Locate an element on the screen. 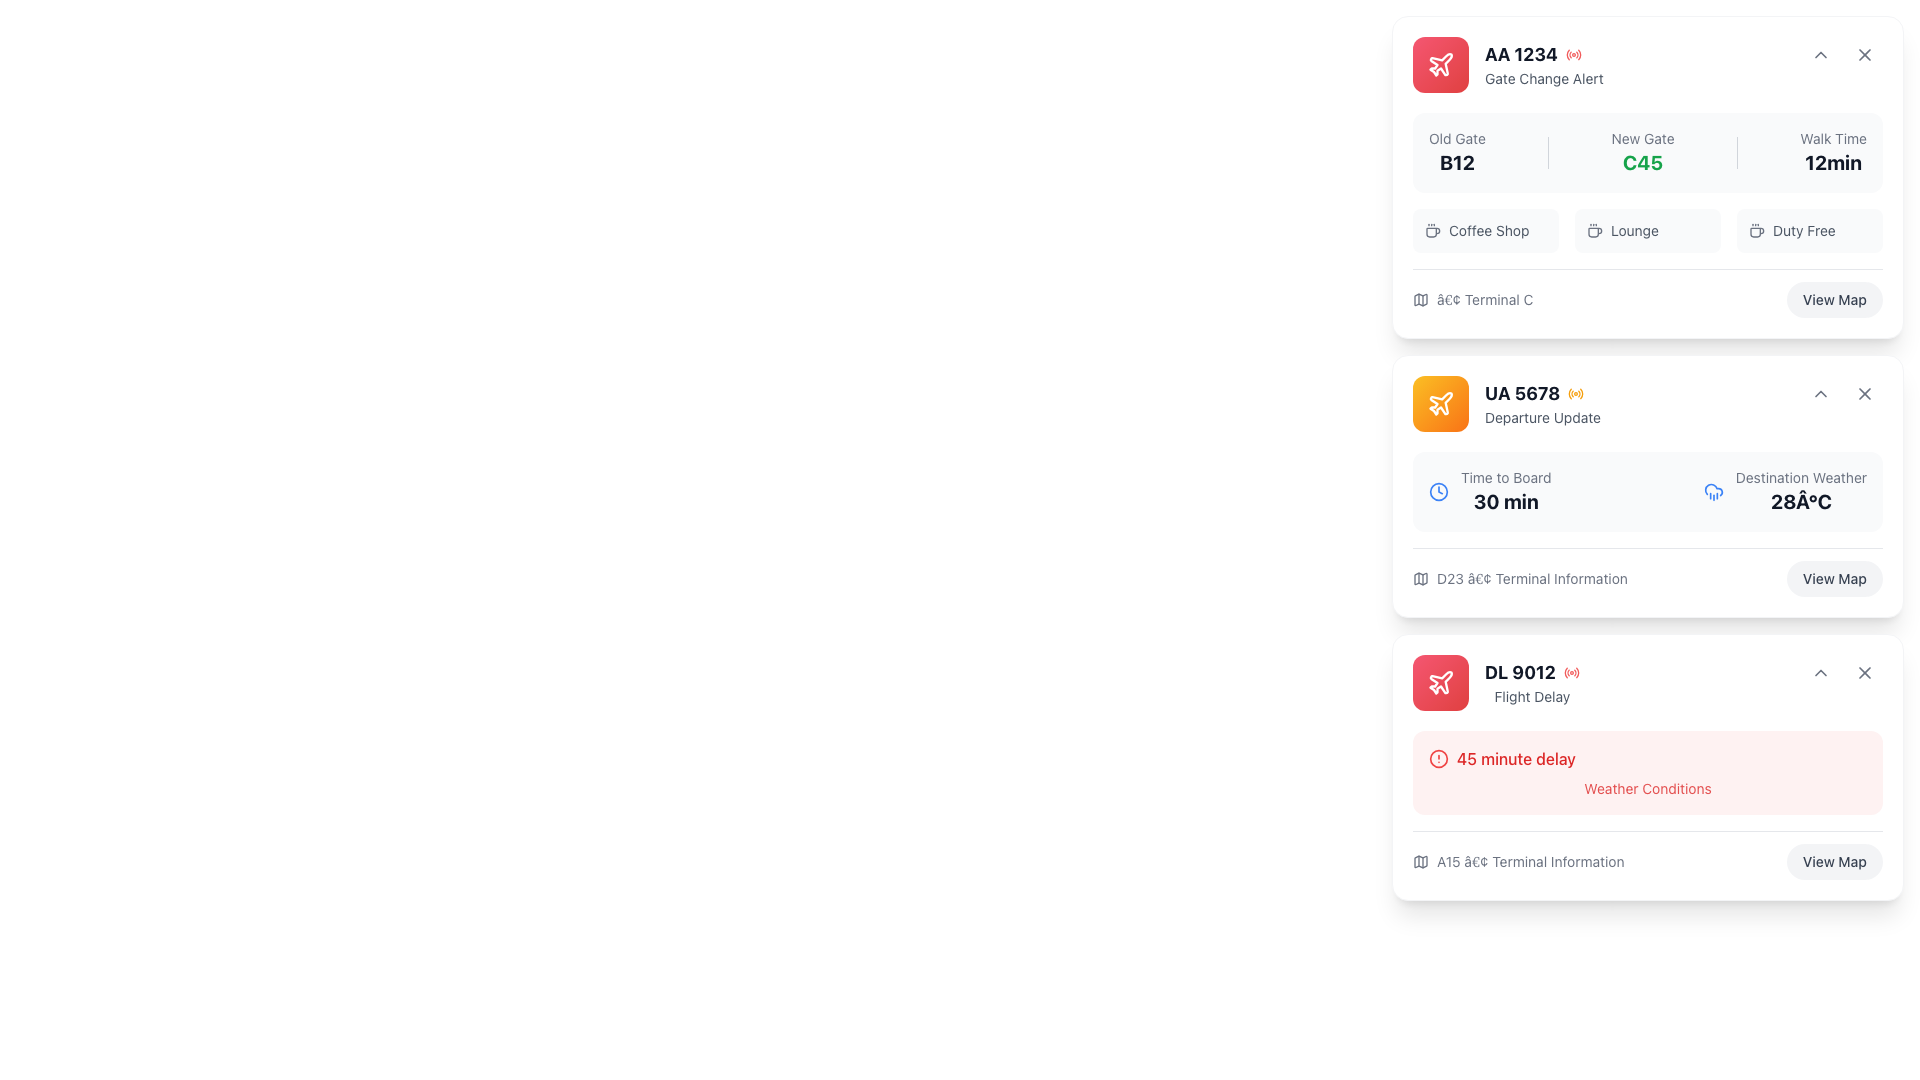 The width and height of the screenshot is (1920, 1080). the close icon resembling a cross in the top-right corner of the 'DL 9012' flight delay notification card is located at coordinates (1864, 672).